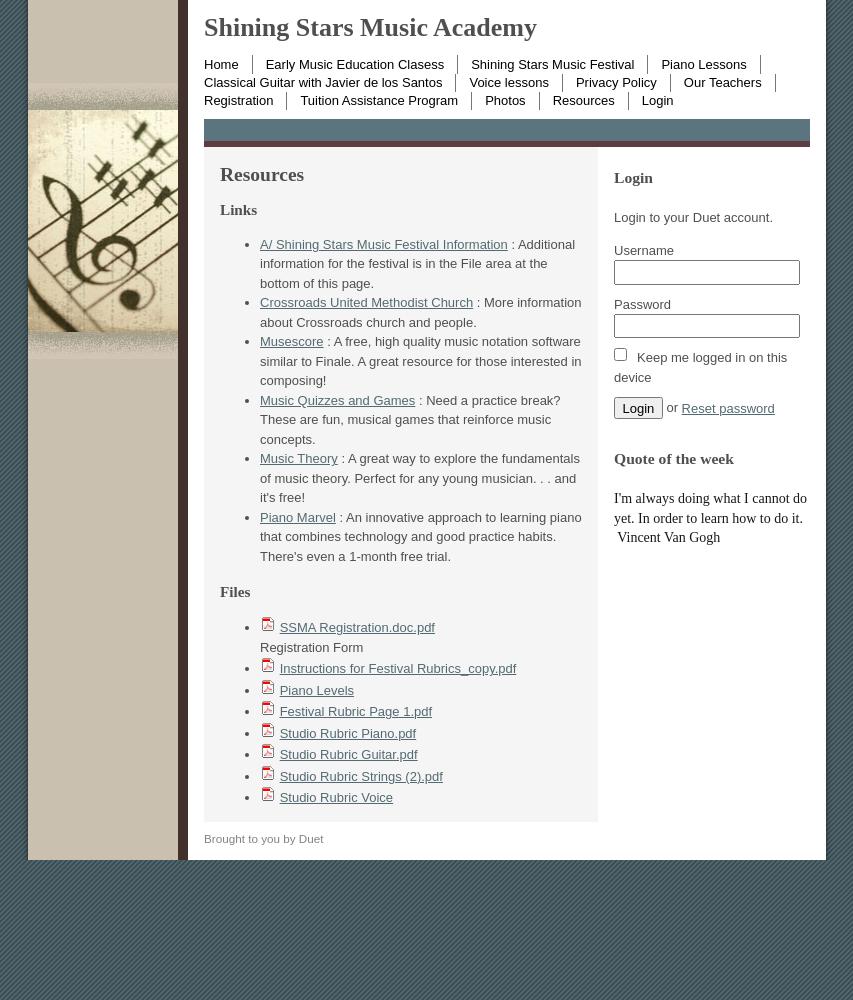 Image resolution: width=853 pixels, height=1000 pixels. I want to click on 'Music Quizzes and Games', so click(336, 399).